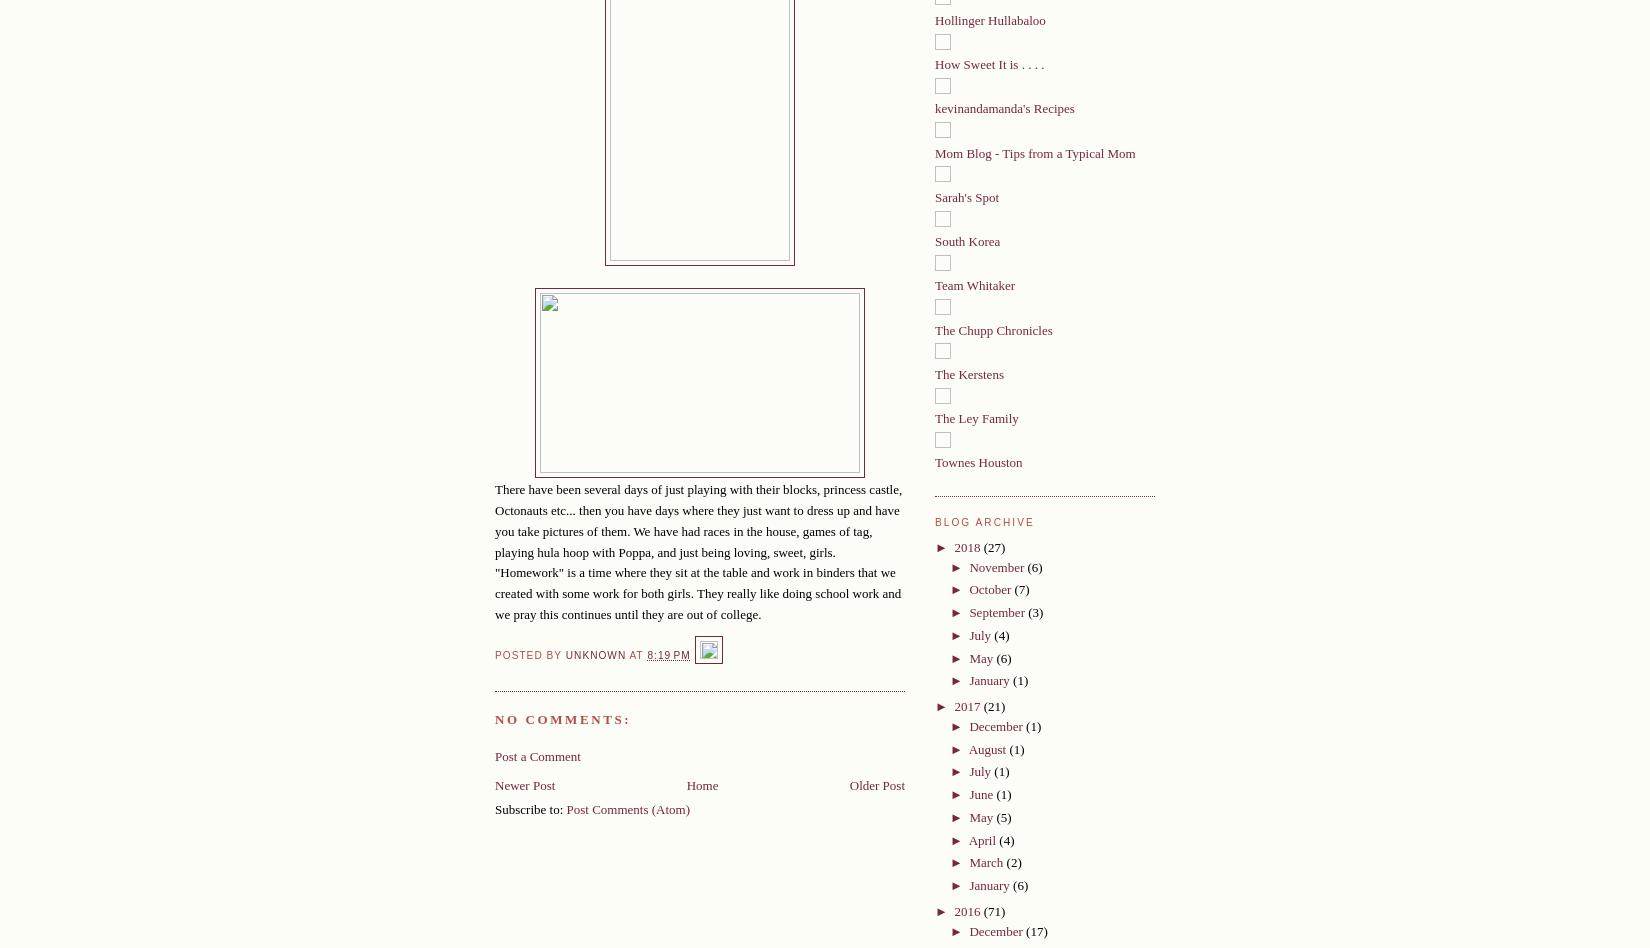 The width and height of the screenshot is (1650, 948). I want to click on 'Sarah's Spot', so click(967, 195).